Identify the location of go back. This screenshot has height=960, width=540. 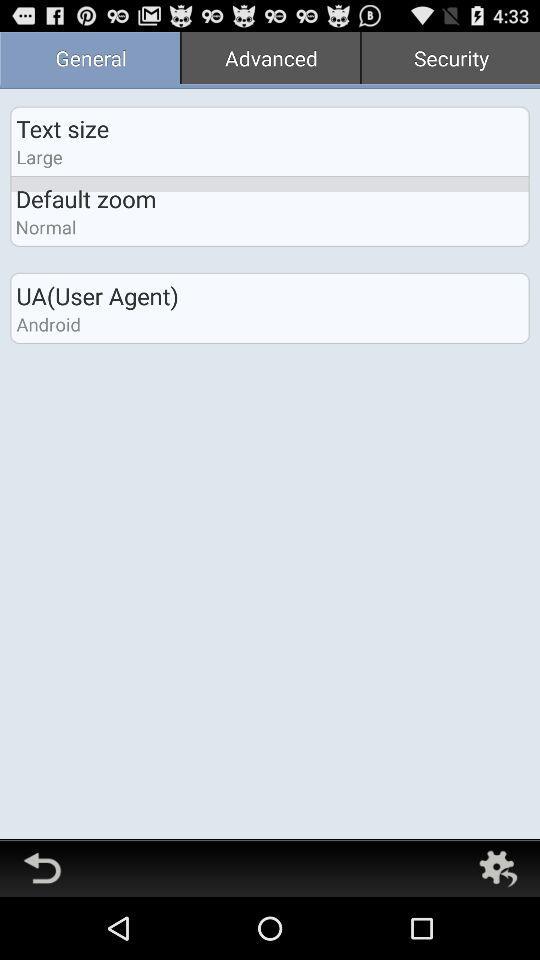
(42, 867).